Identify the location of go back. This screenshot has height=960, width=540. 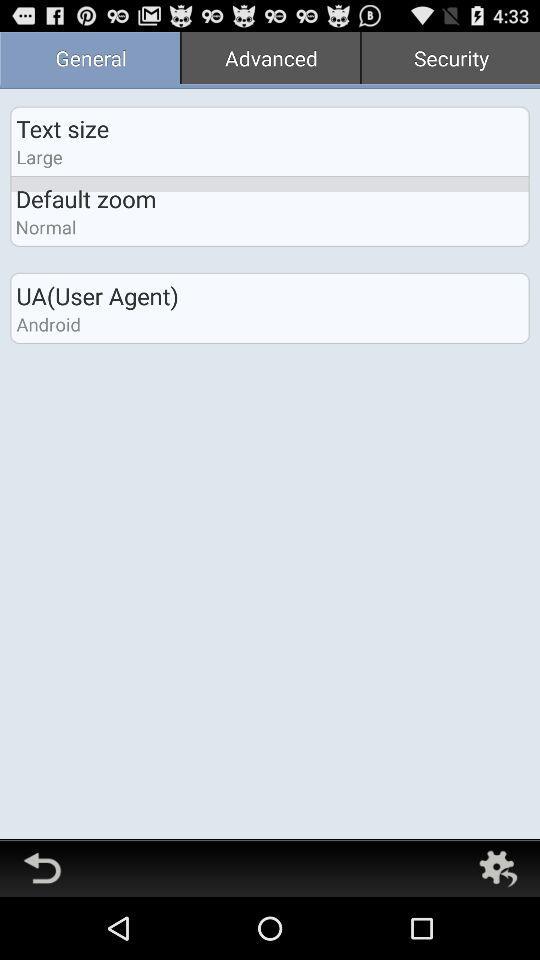
(42, 867).